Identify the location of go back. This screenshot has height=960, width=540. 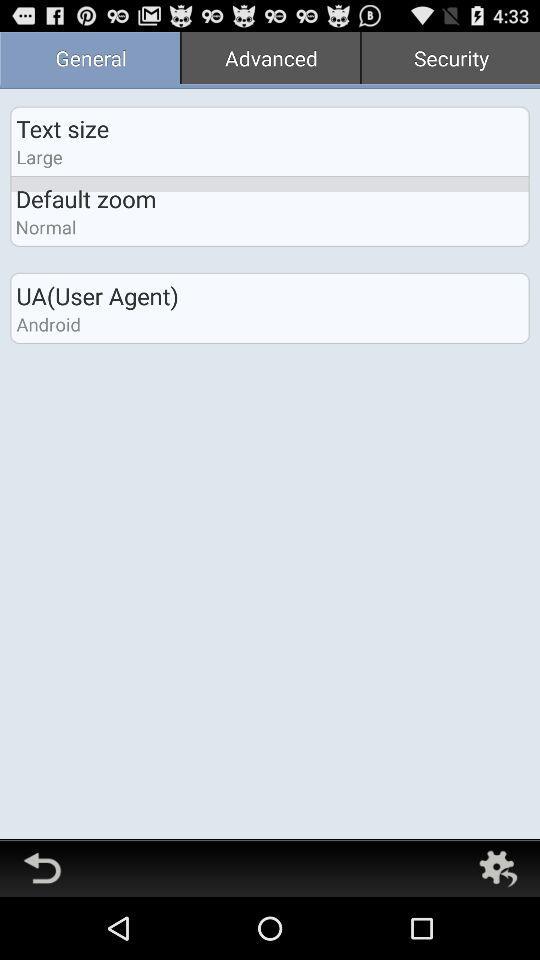
(42, 867).